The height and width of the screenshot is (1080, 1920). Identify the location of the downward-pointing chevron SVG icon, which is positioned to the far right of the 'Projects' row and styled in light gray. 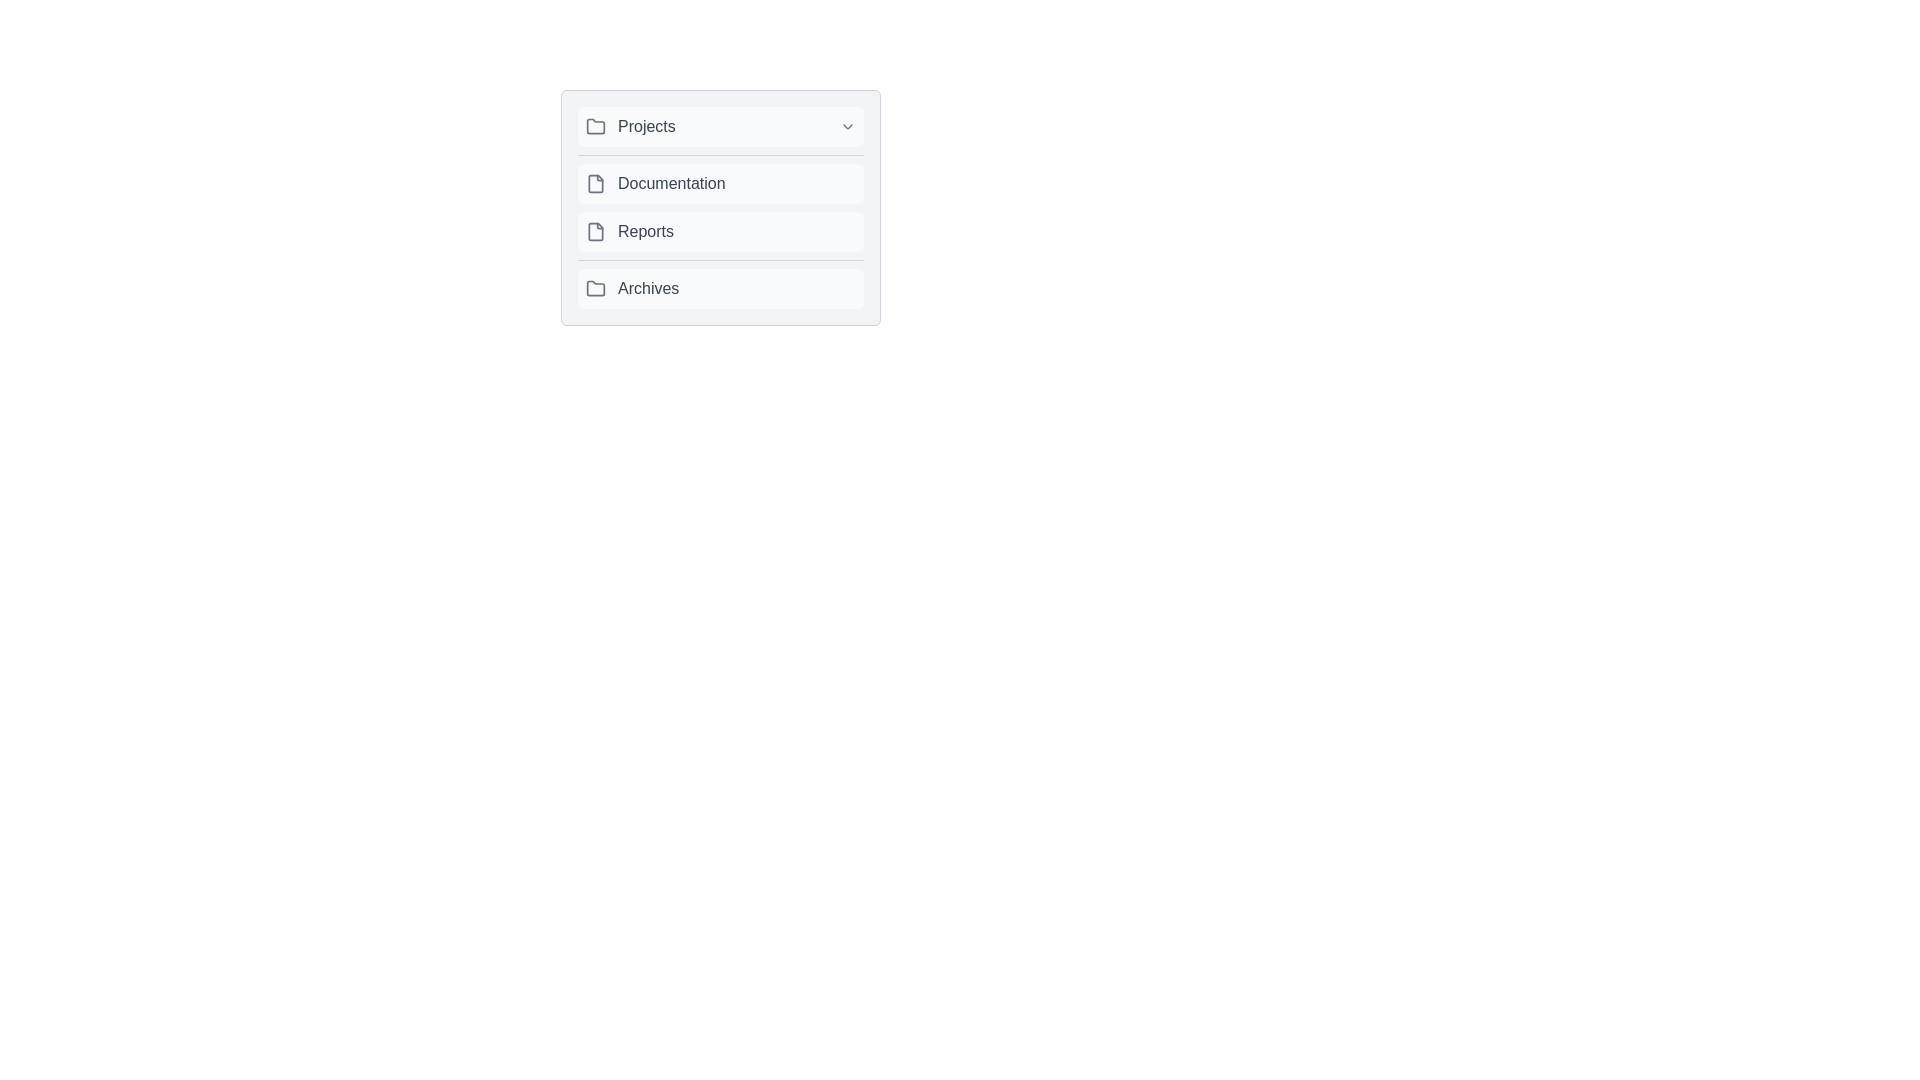
(848, 127).